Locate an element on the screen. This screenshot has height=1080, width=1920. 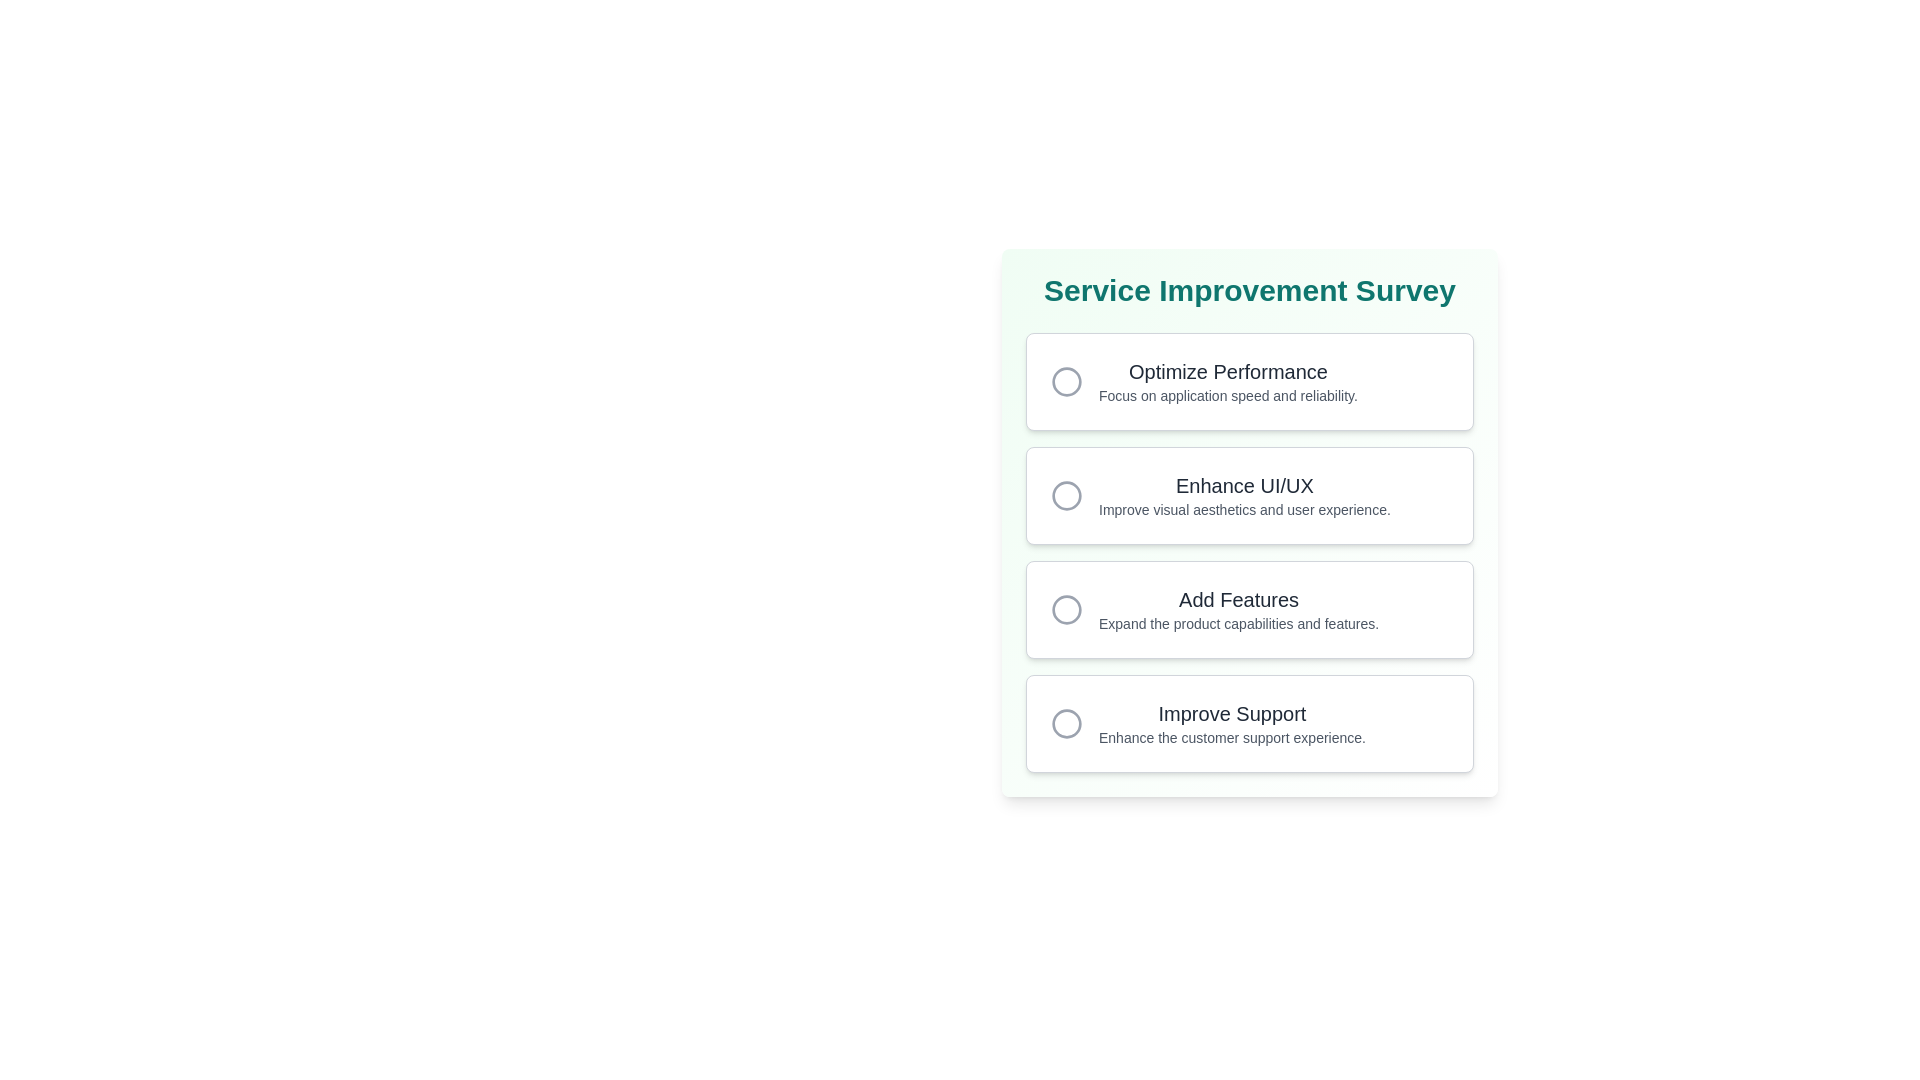
the circular gray icon with a center marking located inside the 'Enhance UI/UX' selection card in the 'Service Improvement Survey' dialog is located at coordinates (1065, 495).